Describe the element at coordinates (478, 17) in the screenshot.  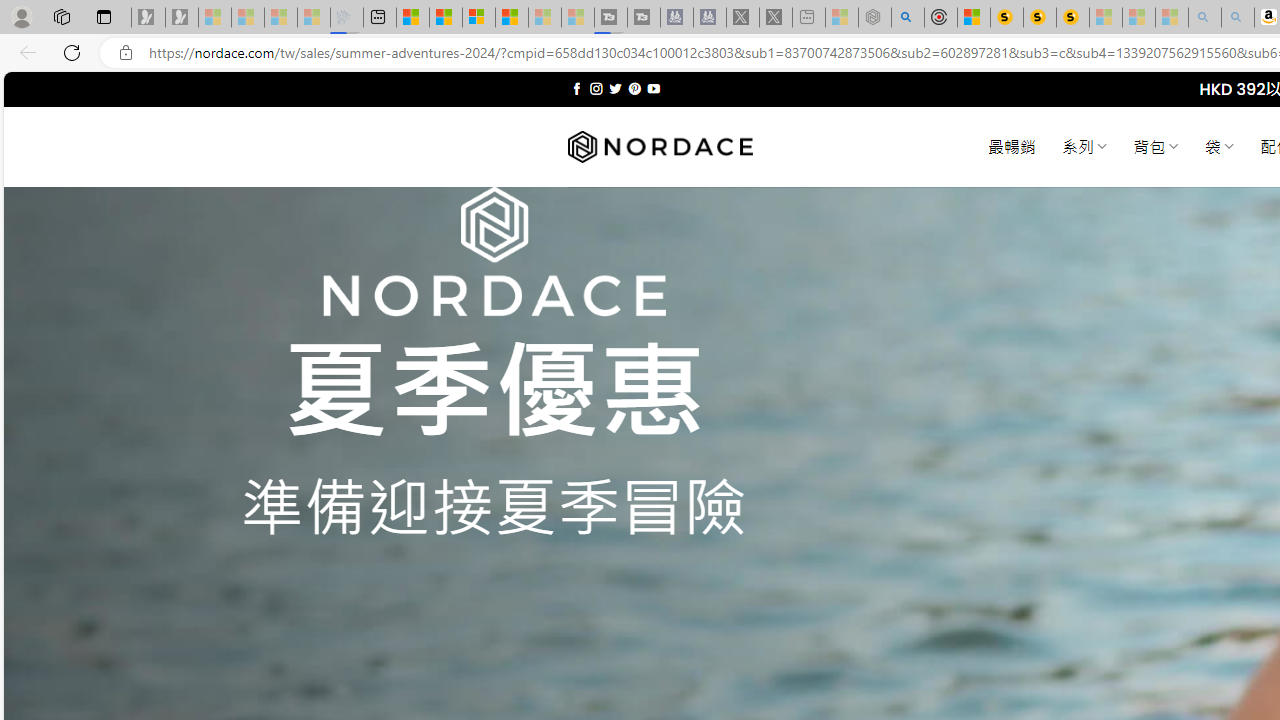
I see `'Overview'` at that location.